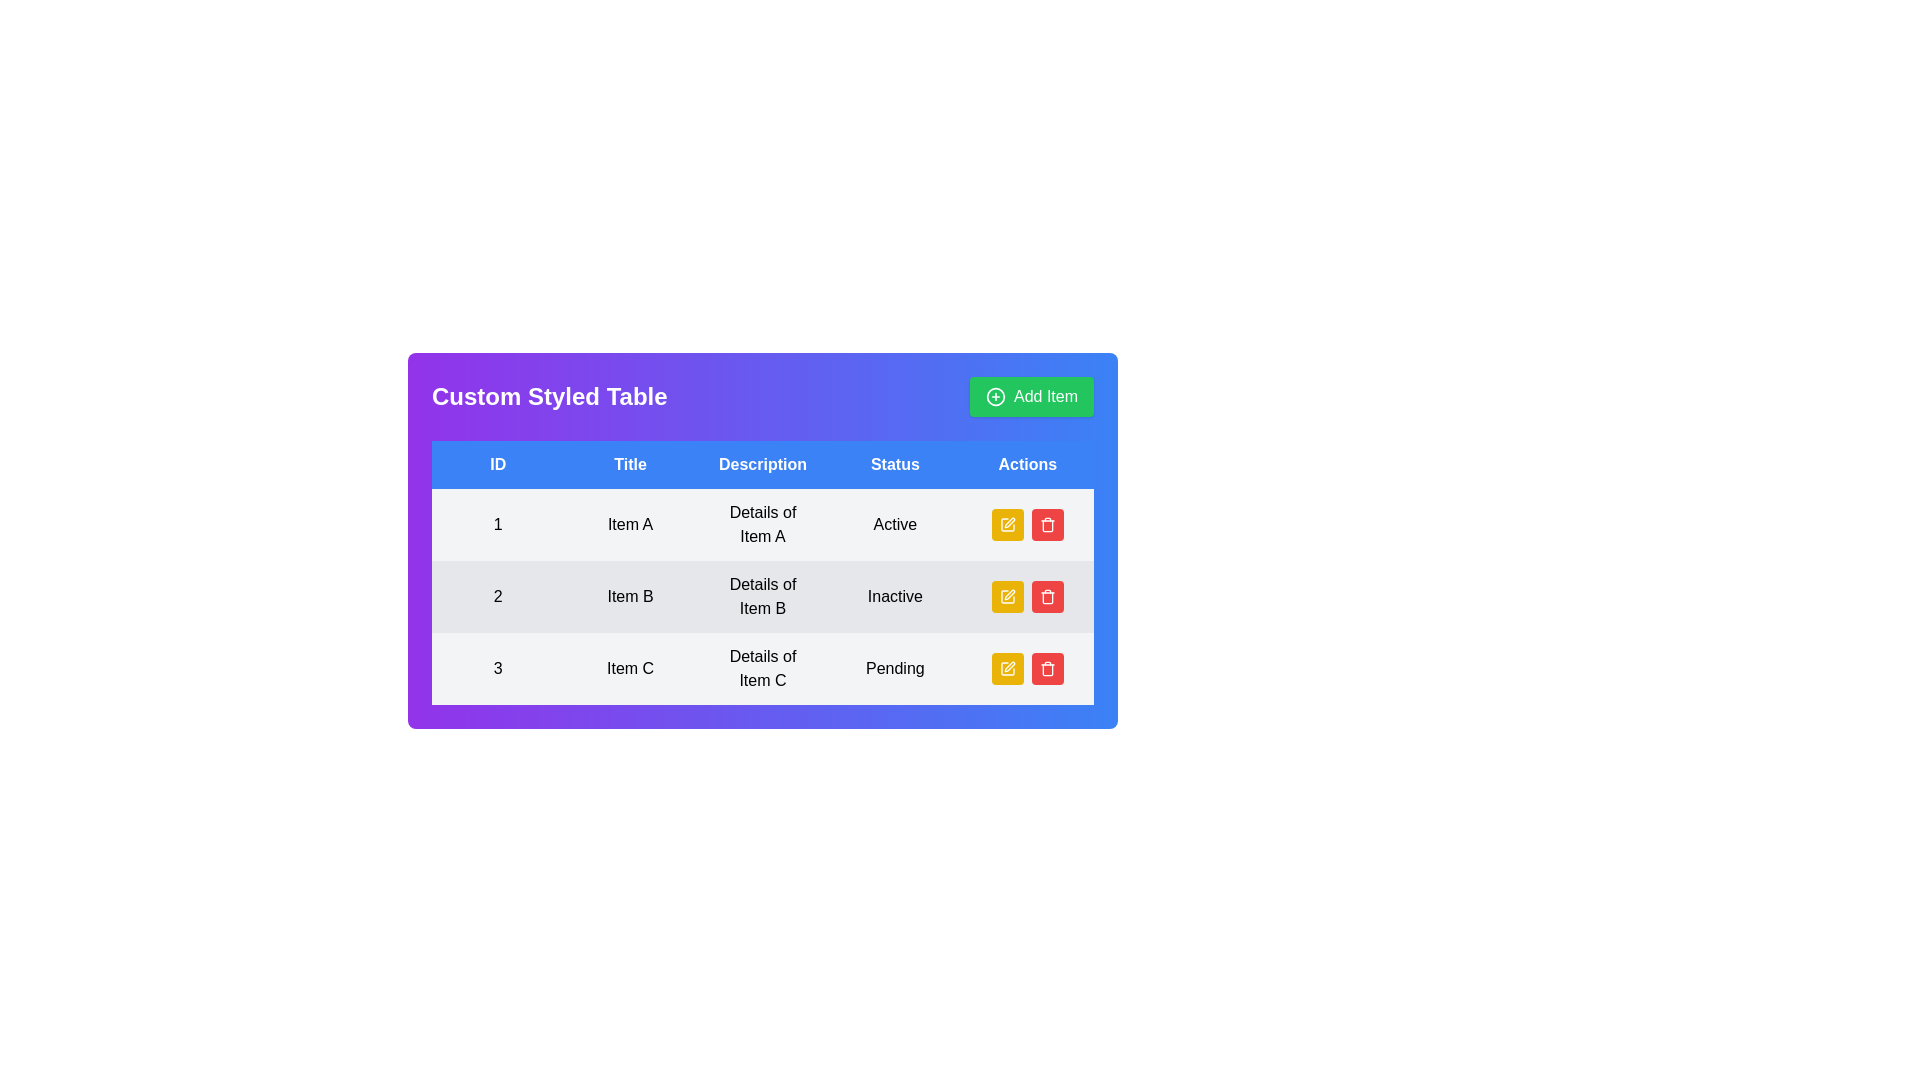  What do you see at coordinates (762, 523) in the screenshot?
I see `the Text label that displays information about 'Item A', located in the third column of the first row of the table, between the 'Item A' title and the 'Active' status` at bounding box center [762, 523].